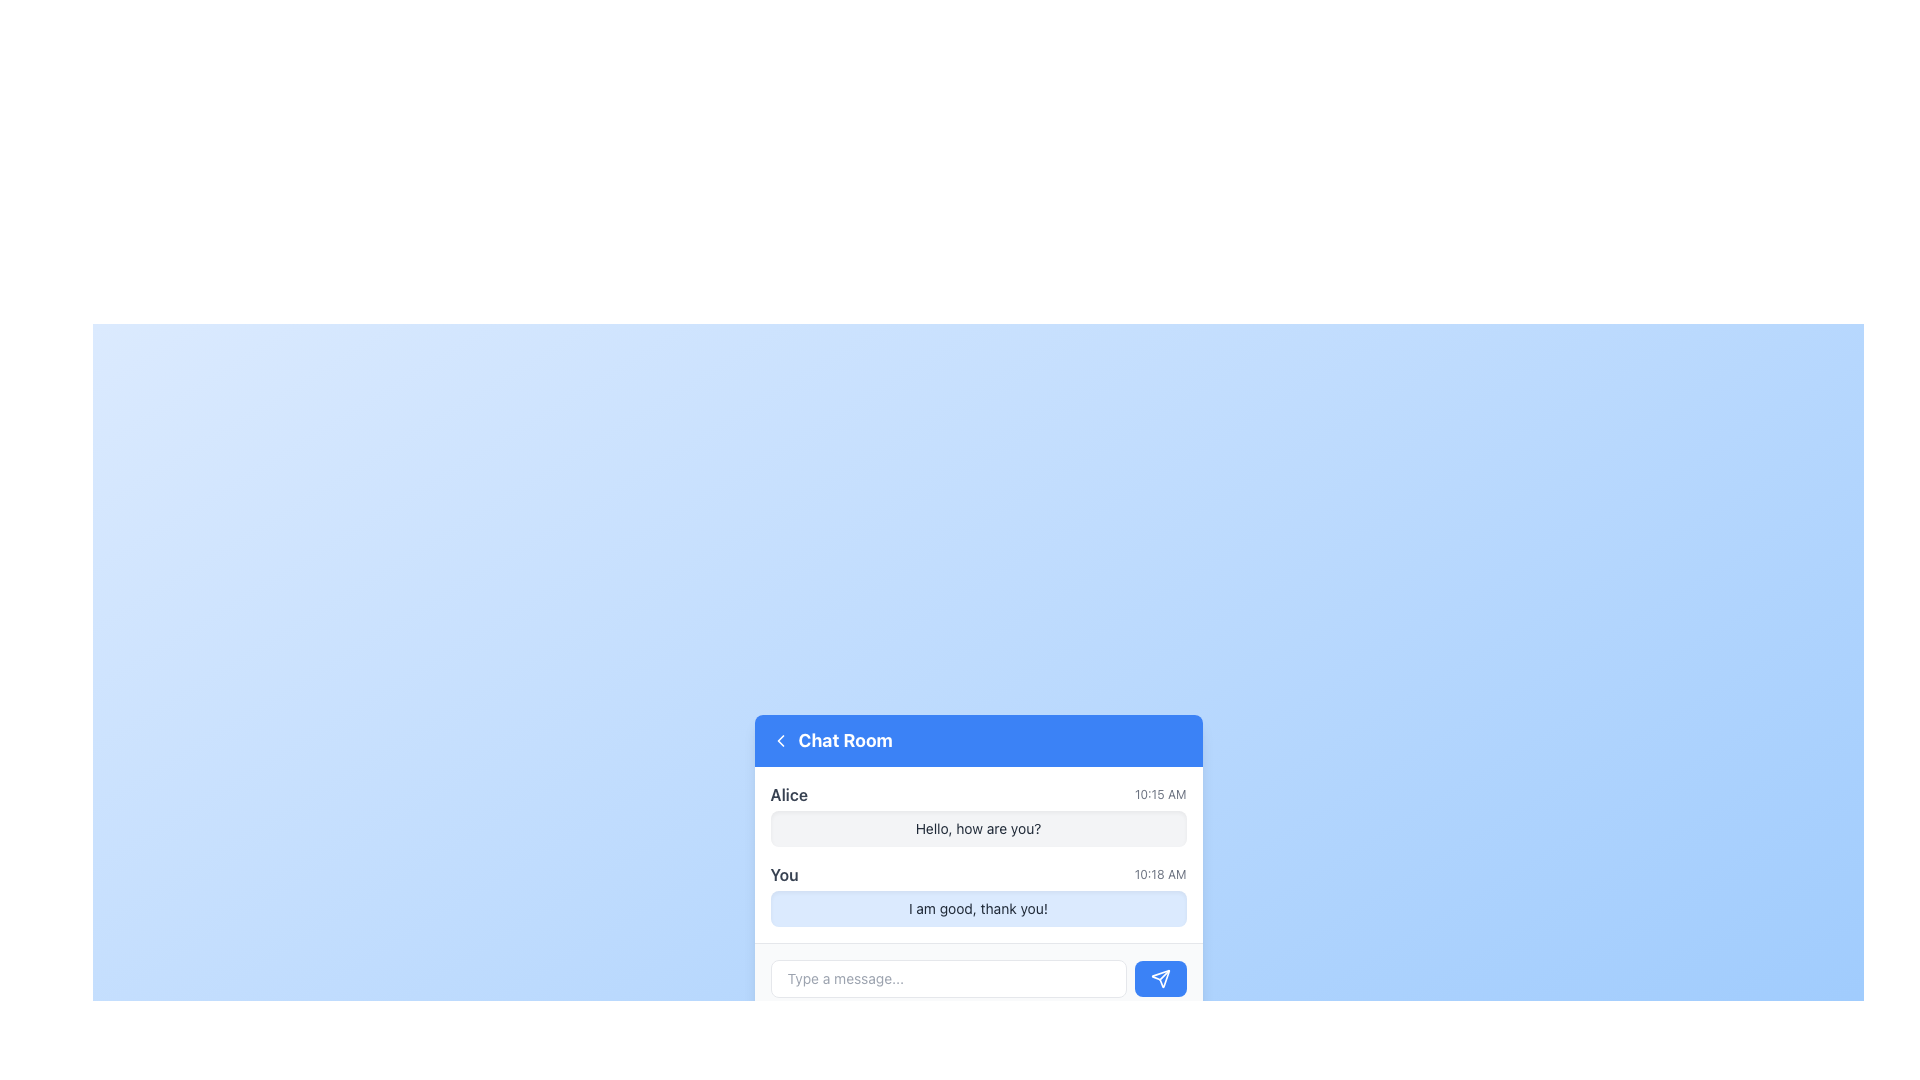 The width and height of the screenshot is (1920, 1080). What do you see at coordinates (978, 893) in the screenshot?
I see `the chat message display element that shows a message sent by 'You', positioned below Alice's message 'Hello, how are you?' and above the input field, with a timestamp of '10:18 AM'` at bounding box center [978, 893].